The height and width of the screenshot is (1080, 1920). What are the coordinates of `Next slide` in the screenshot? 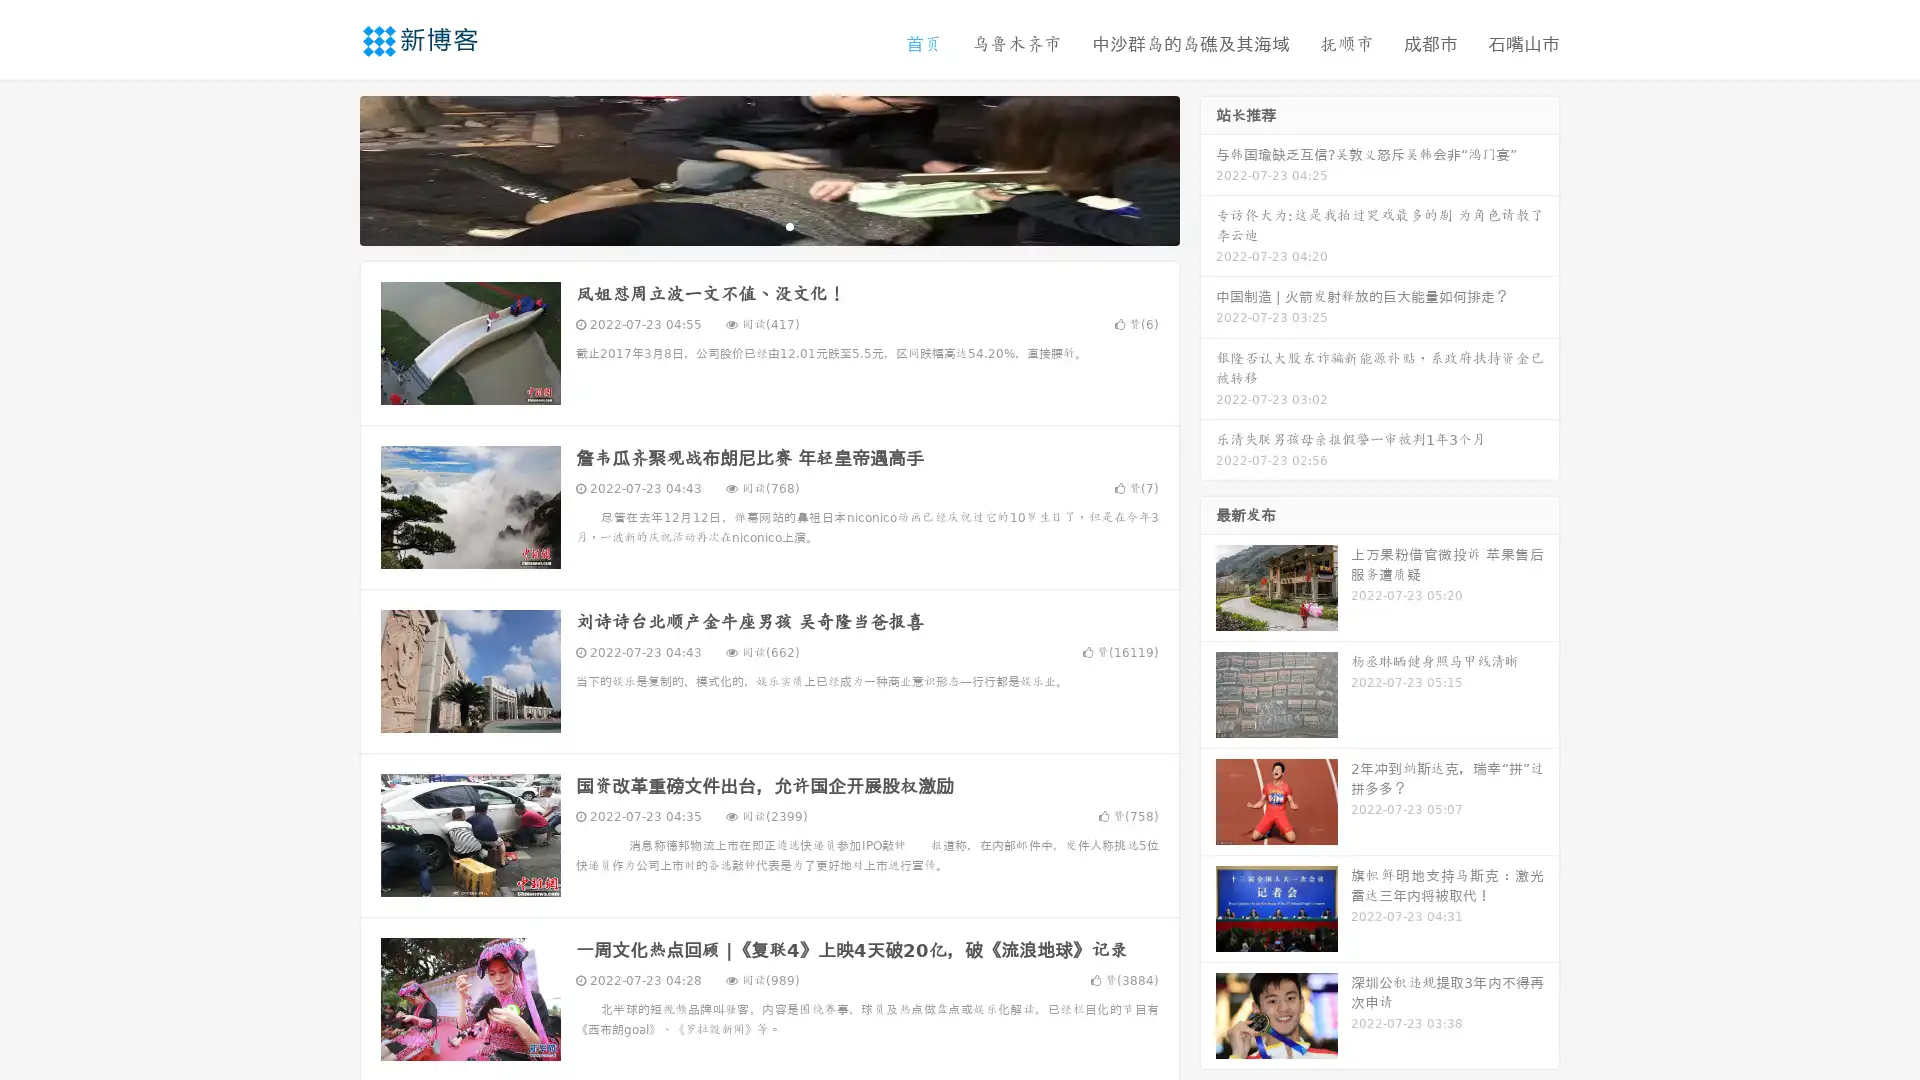 It's located at (1208, 168).